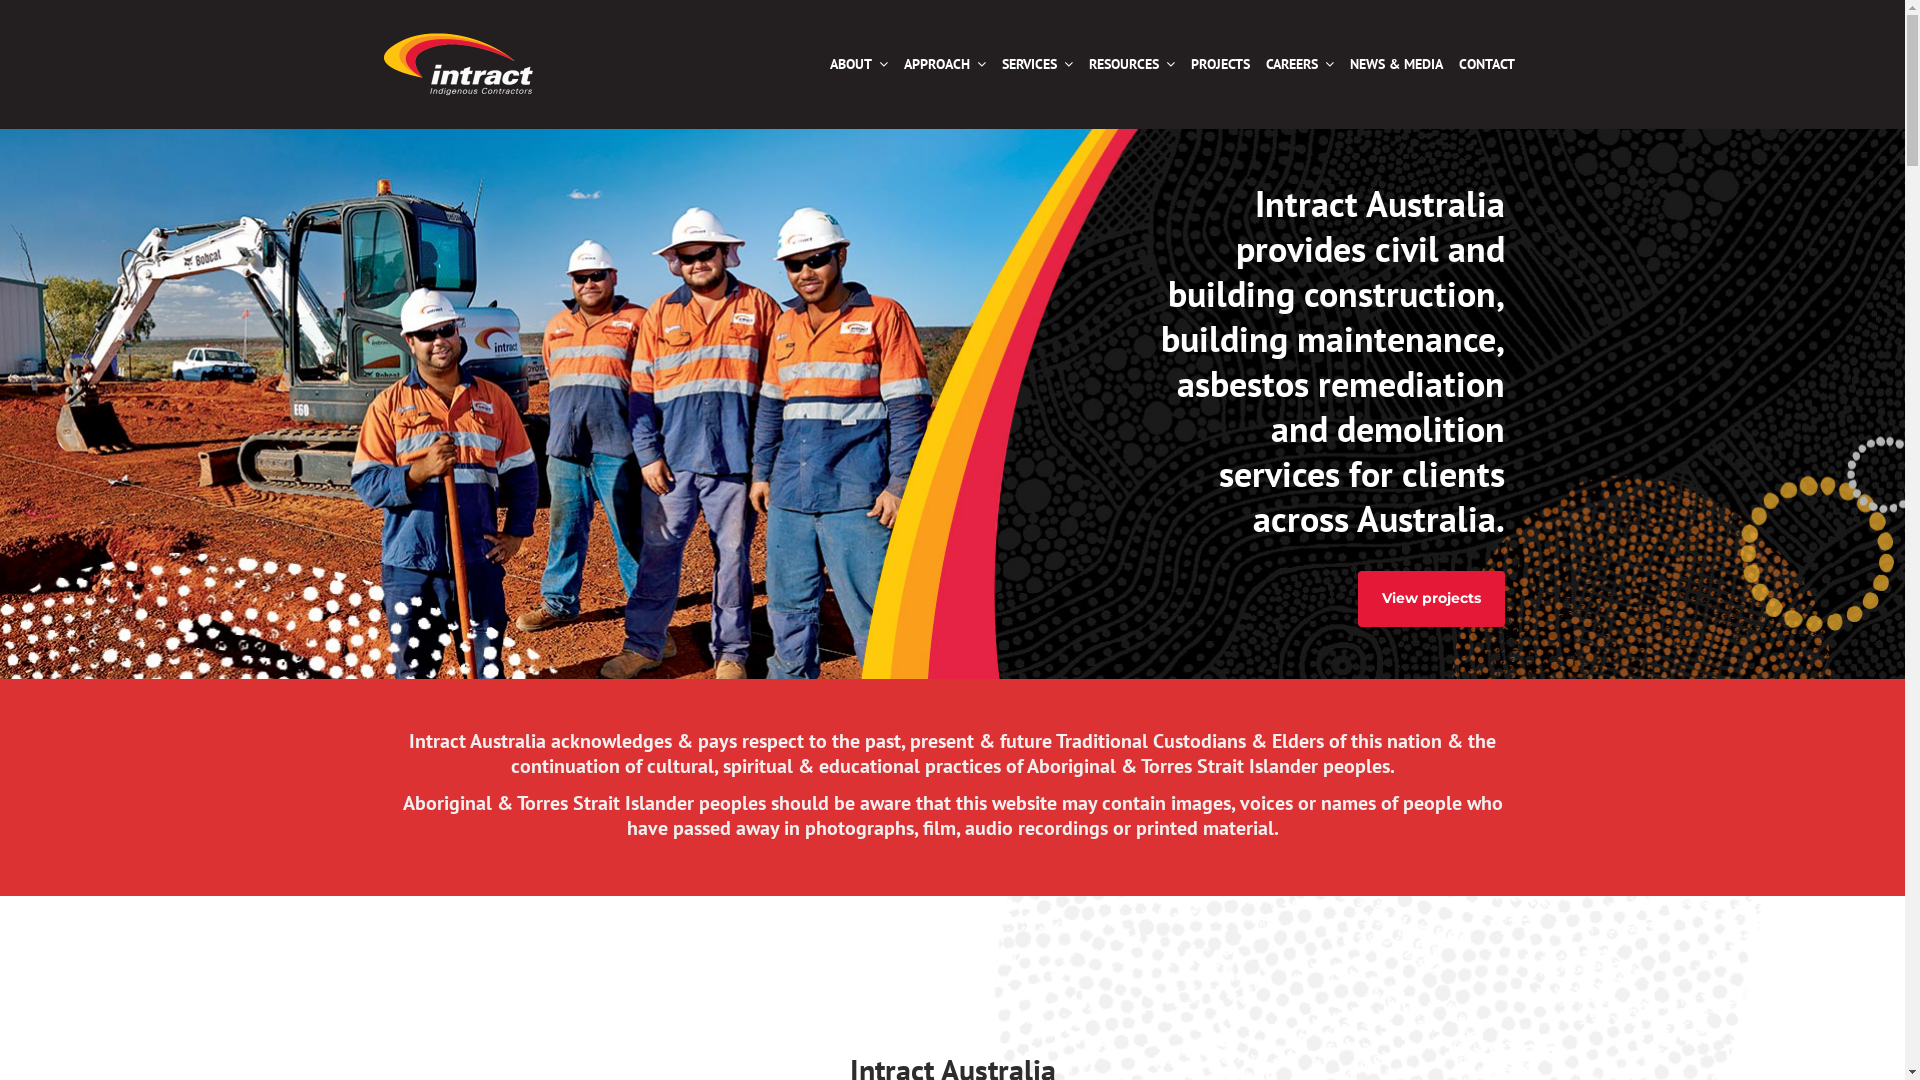 Image resolution: width=1920 pixels, height=1080 pixels. I want to click on 'SERVICES', so click(1037, 63).